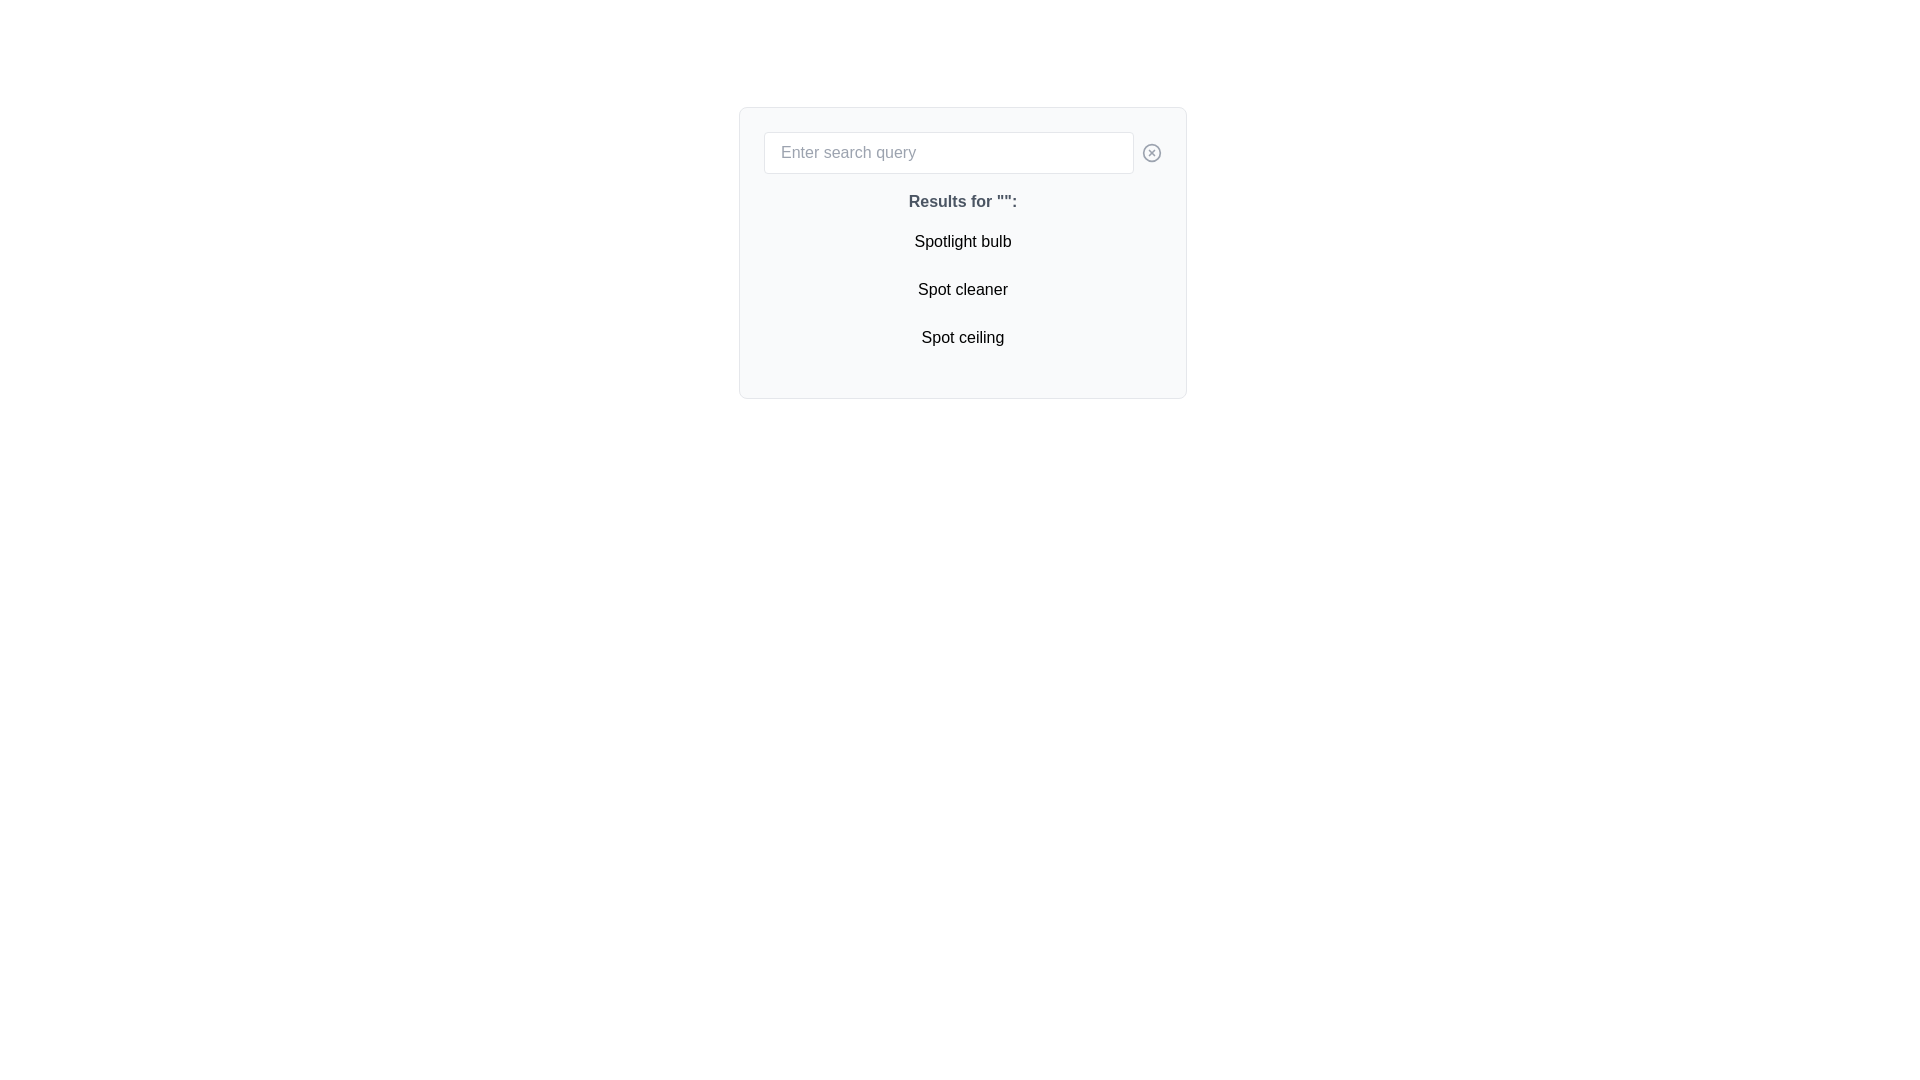  What do you see at coordinates (977, 336) in the screenshot?
I see `the character 'i' in the text 'Spot ceiling', which is the 13th character and is part of the selectable options under the heading 'Results for ""'` at bounding box center [977, 336].